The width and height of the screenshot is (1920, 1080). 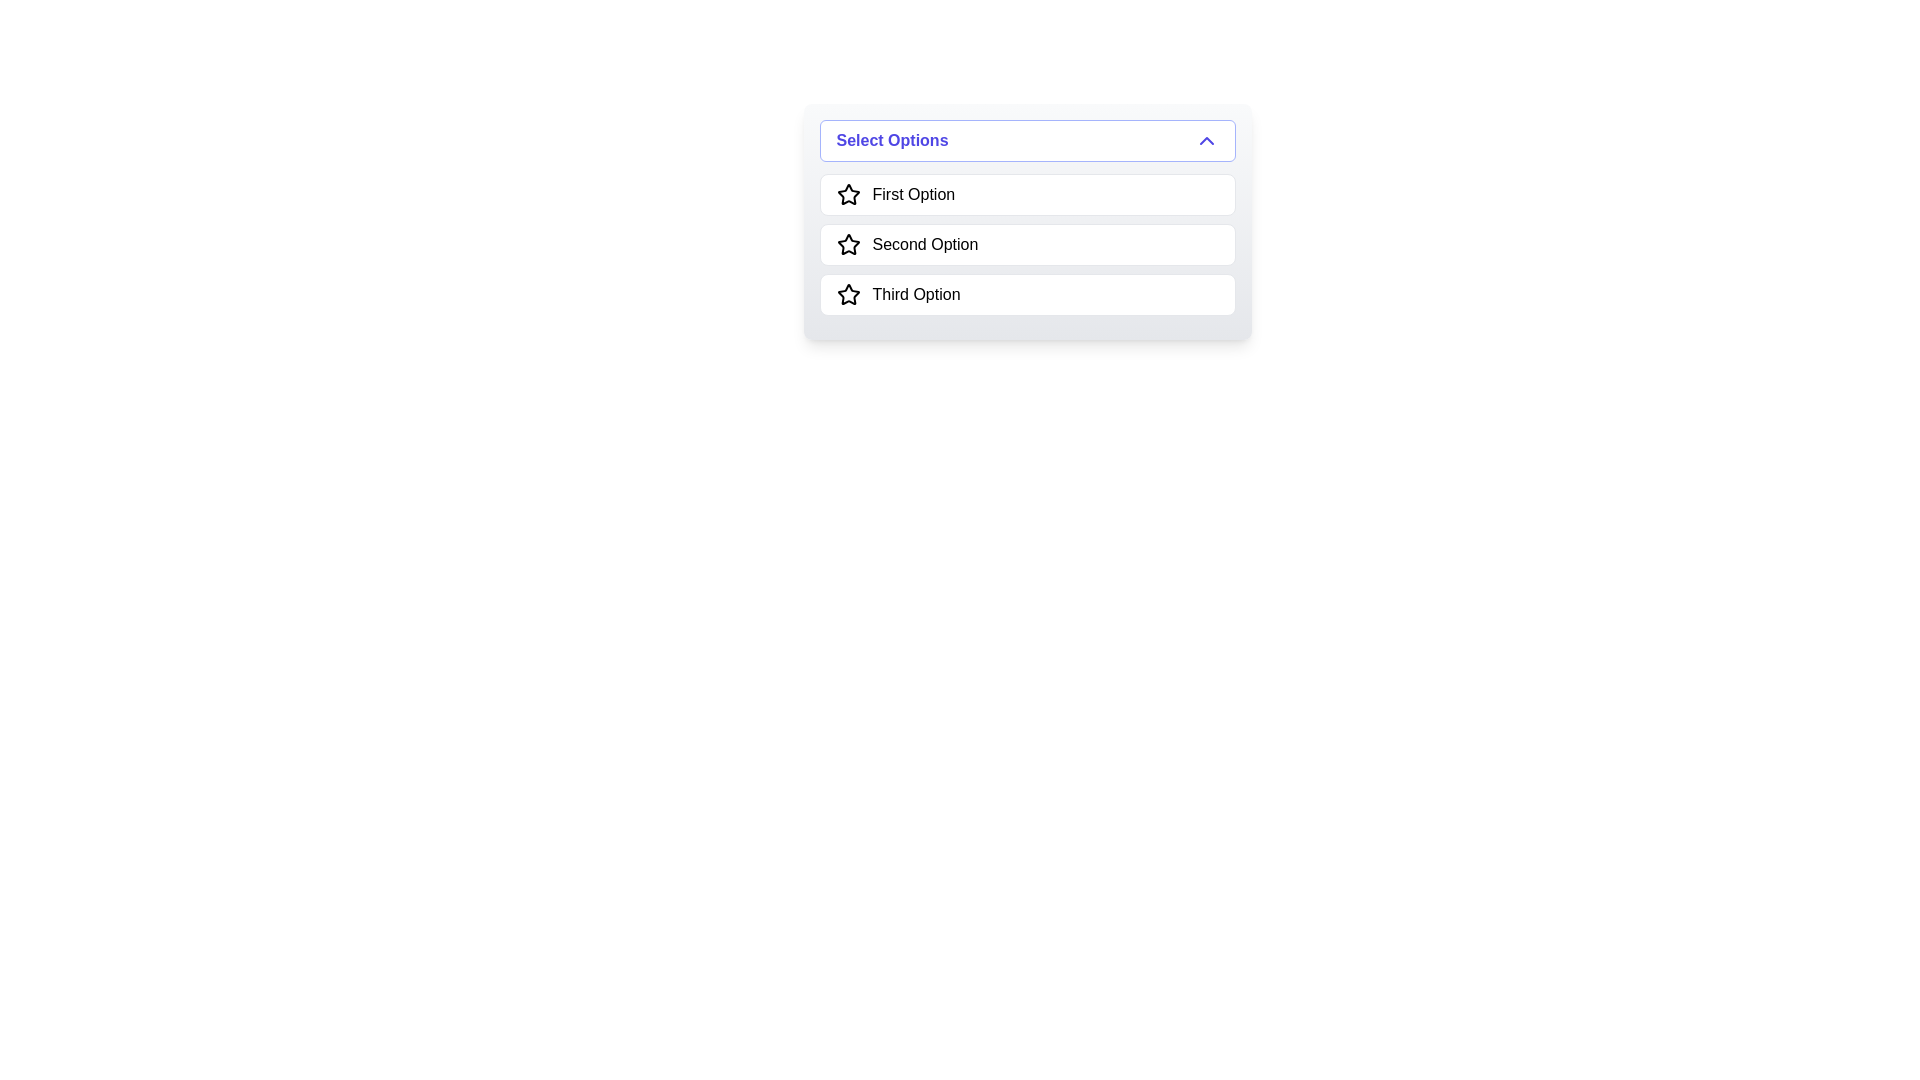 I want to click on the 'Second Option' item, which displays the text 'Second Option' and a star icon, located centrally below the 'First Option' within the 'Select Options' section, so click(x=1027, y=244).